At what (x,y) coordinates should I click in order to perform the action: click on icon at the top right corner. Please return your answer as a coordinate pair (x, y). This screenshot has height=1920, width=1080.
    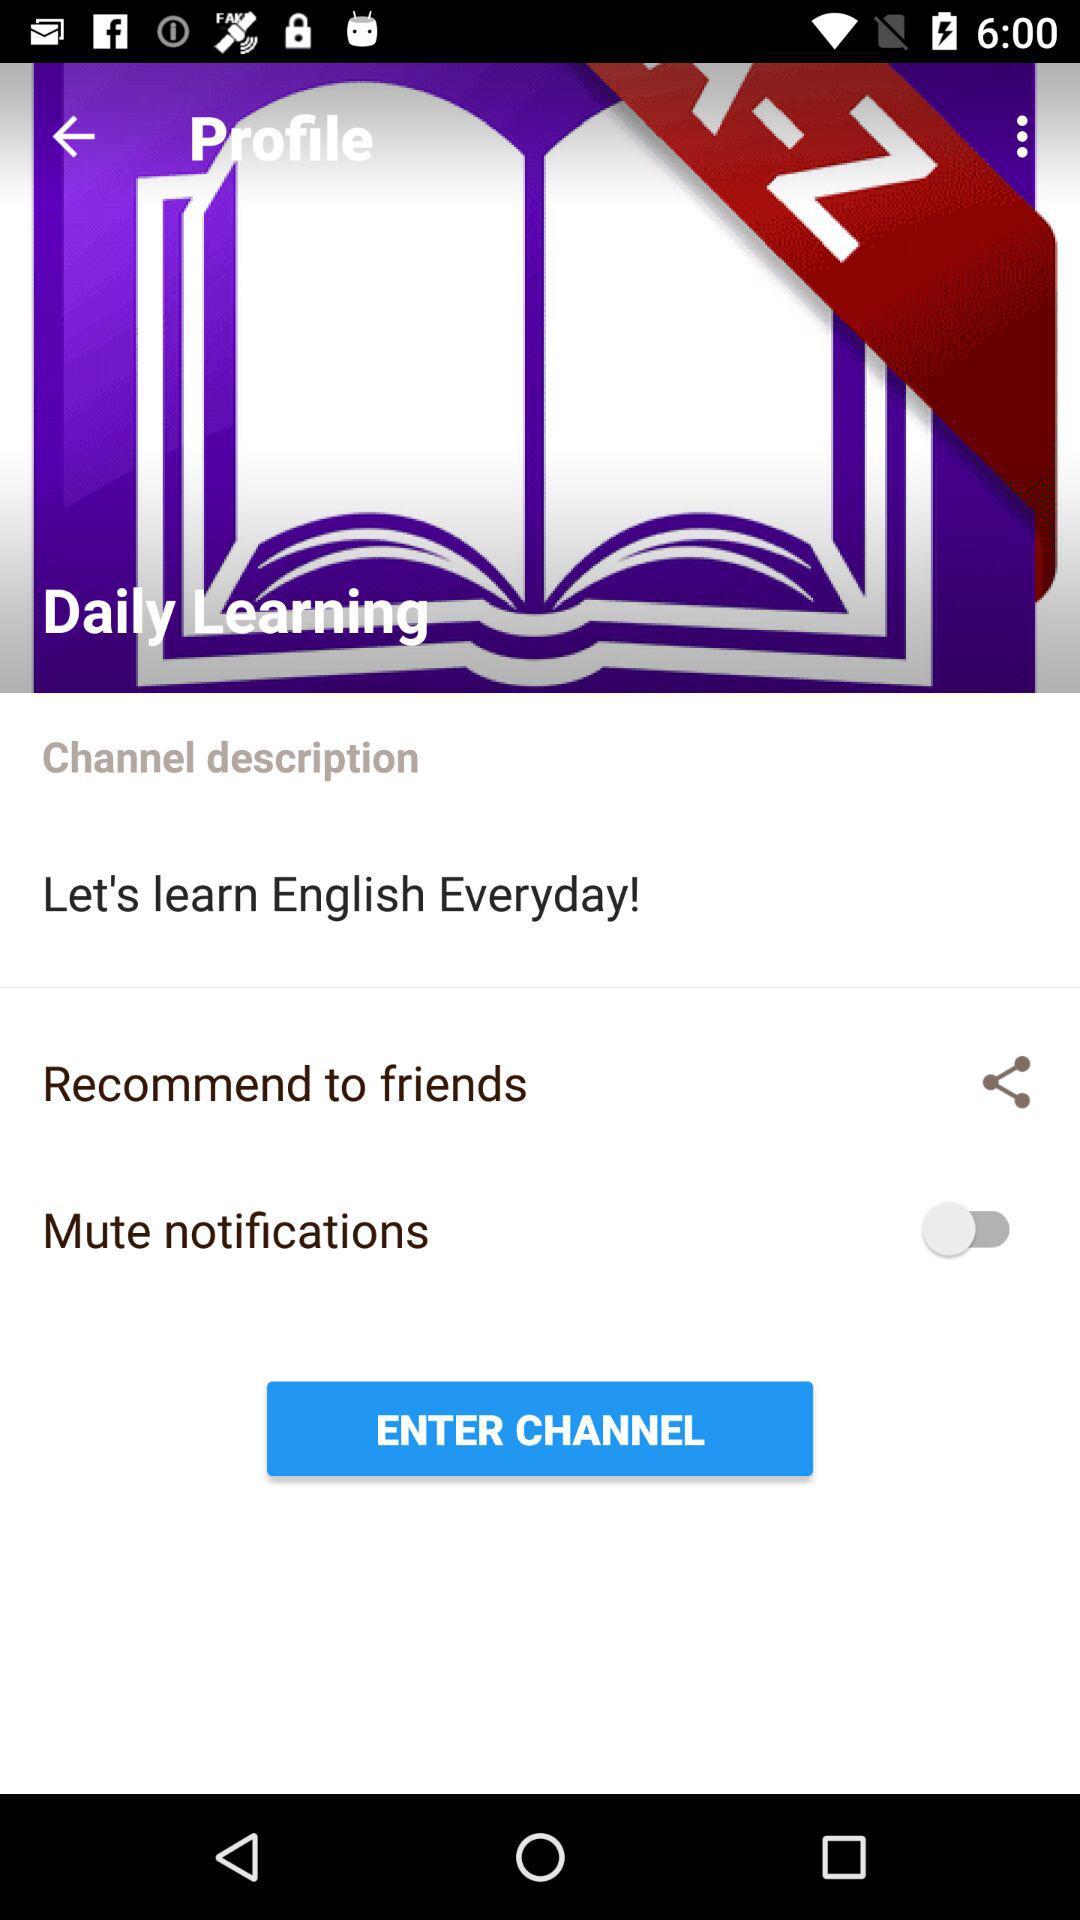
    Looking at the image, I should click on (1027, 135).